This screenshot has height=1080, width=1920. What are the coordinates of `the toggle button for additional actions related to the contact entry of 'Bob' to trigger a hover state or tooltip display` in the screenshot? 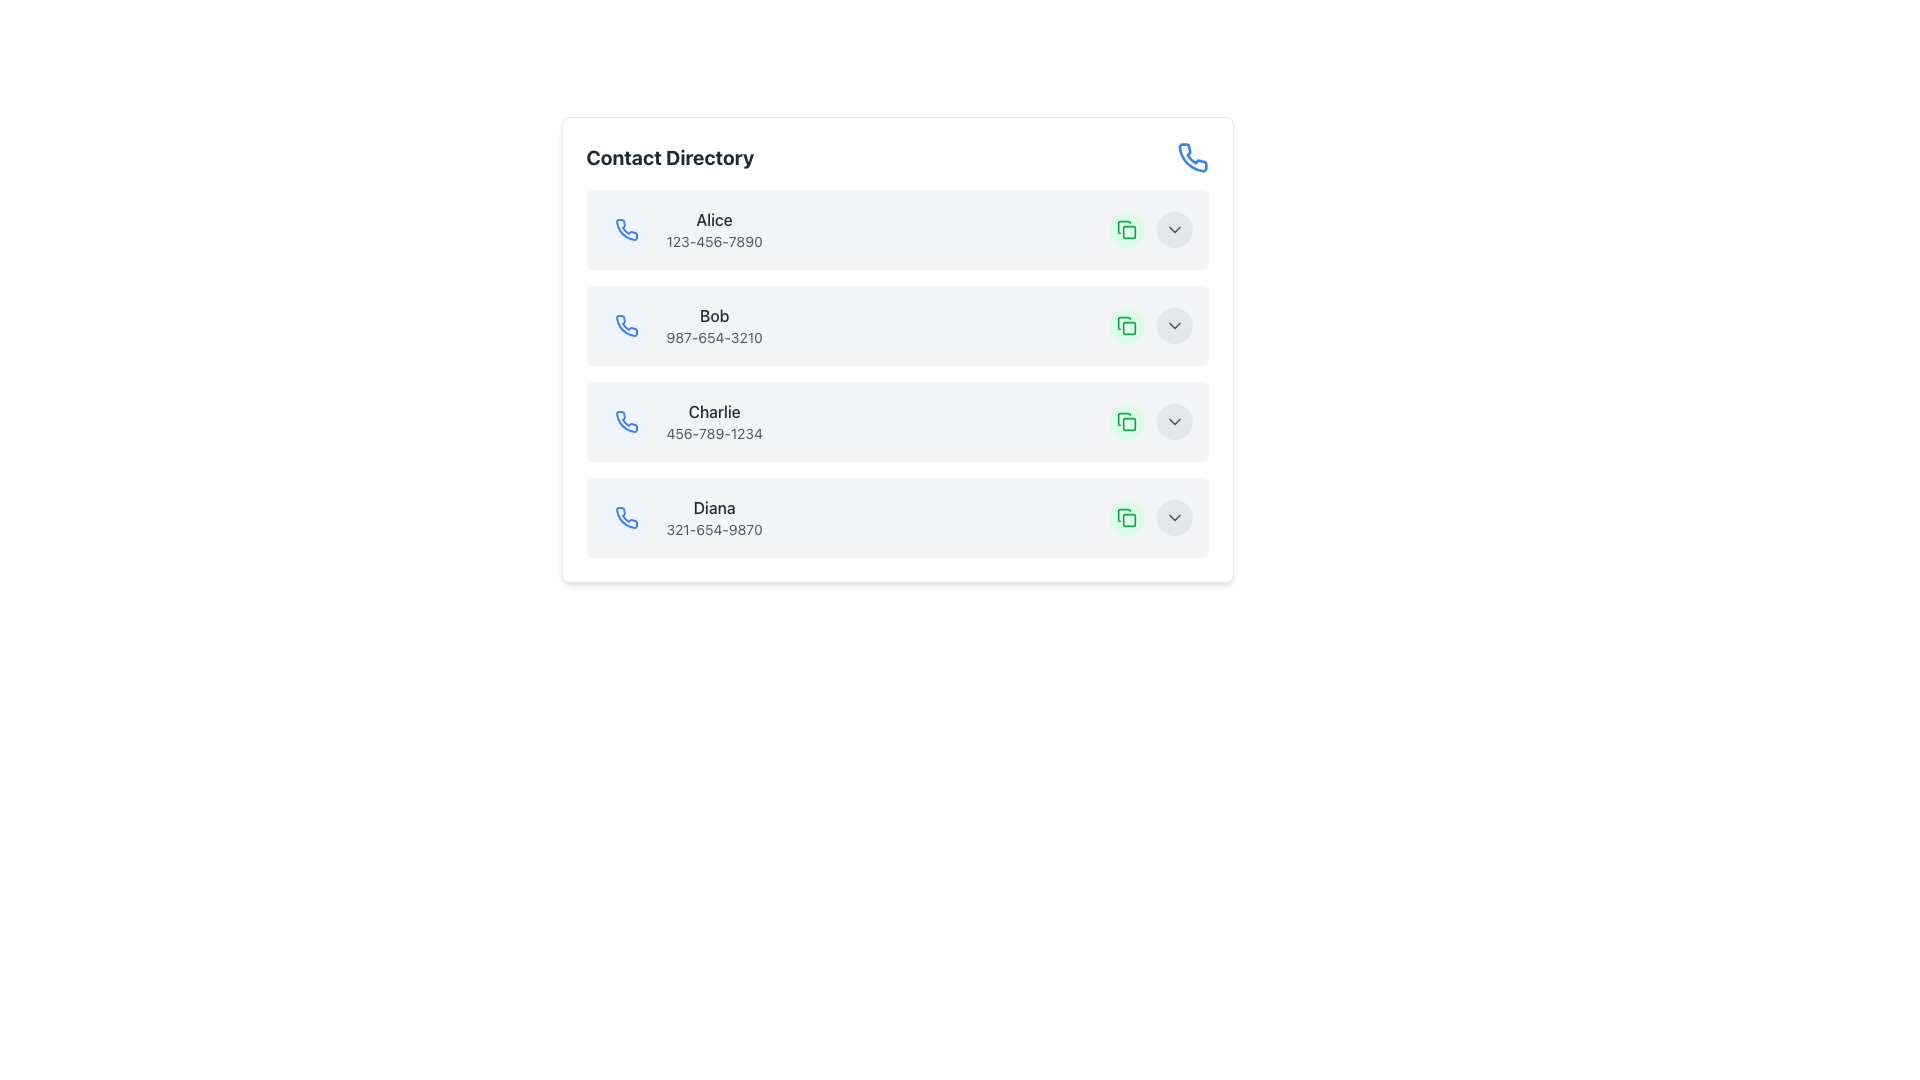 It's located at (1174, 325).